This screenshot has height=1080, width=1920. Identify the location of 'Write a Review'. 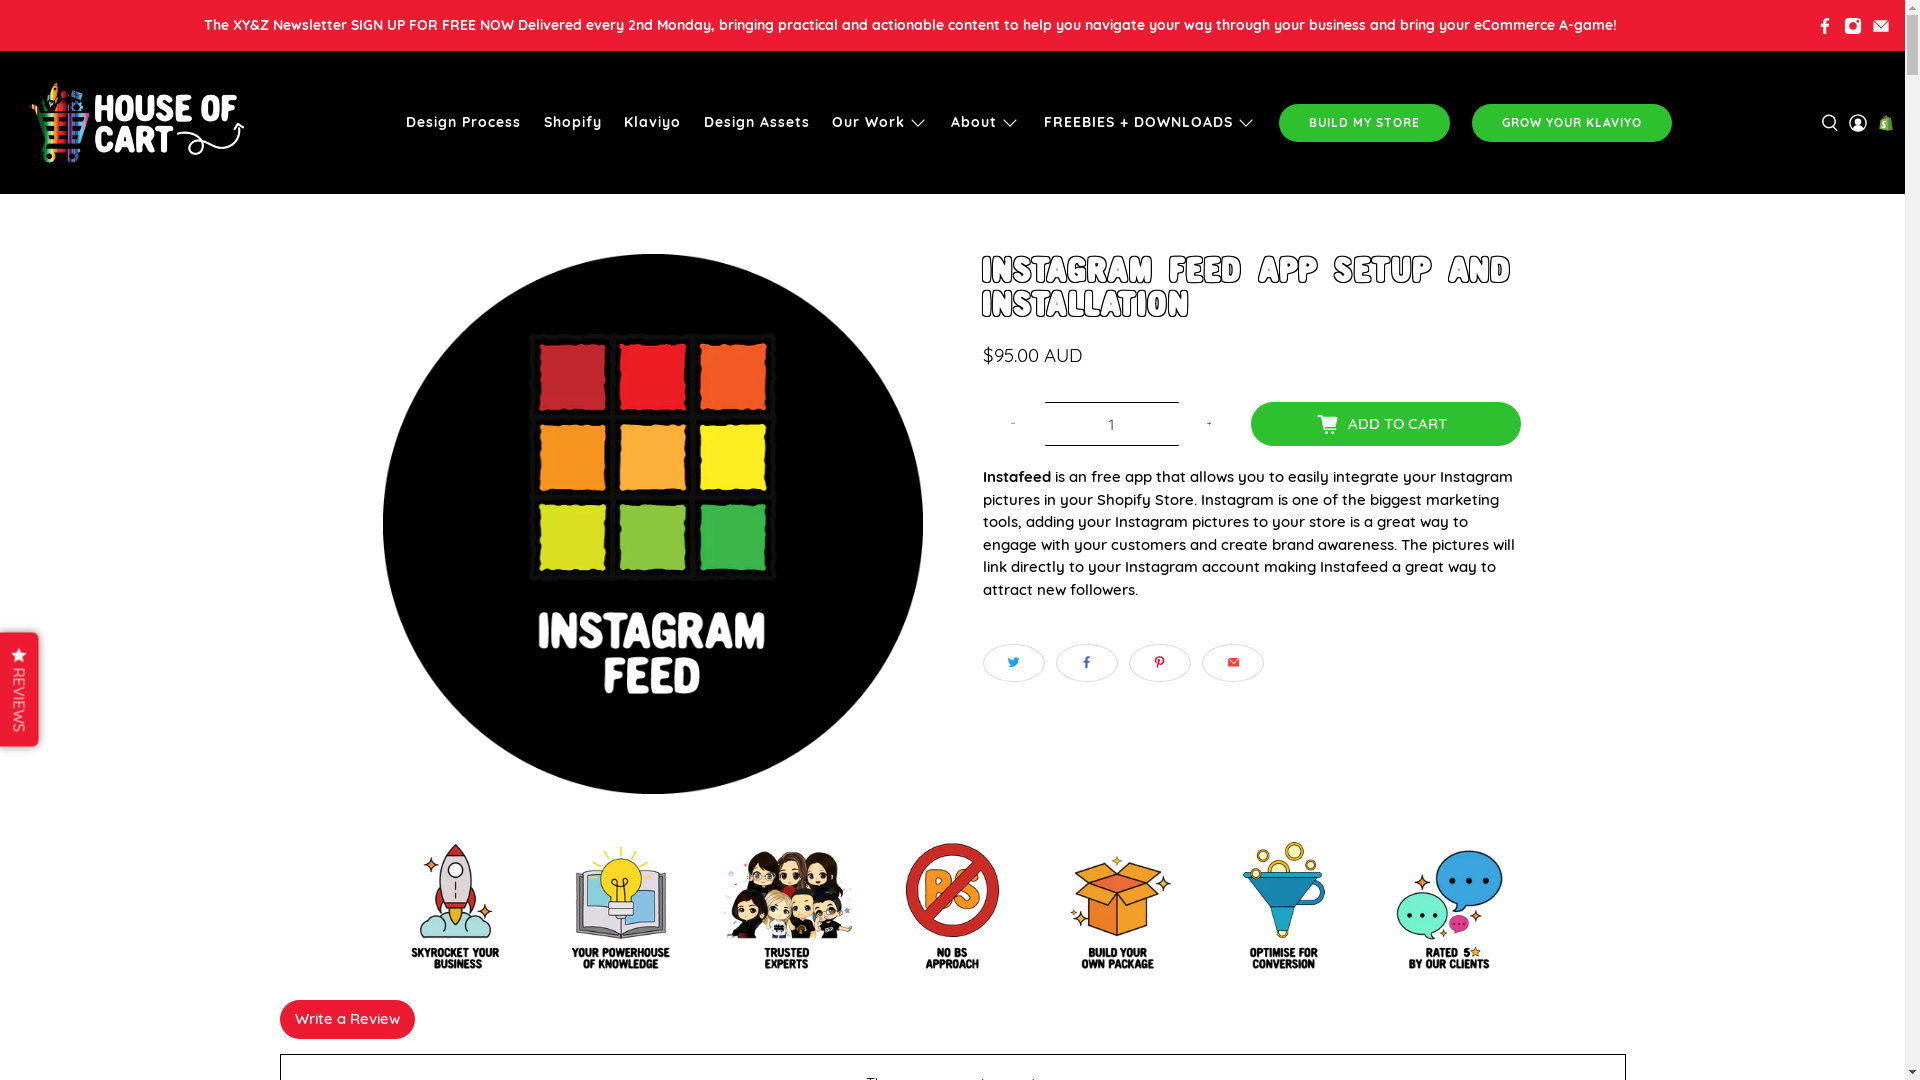
(347, 1019).